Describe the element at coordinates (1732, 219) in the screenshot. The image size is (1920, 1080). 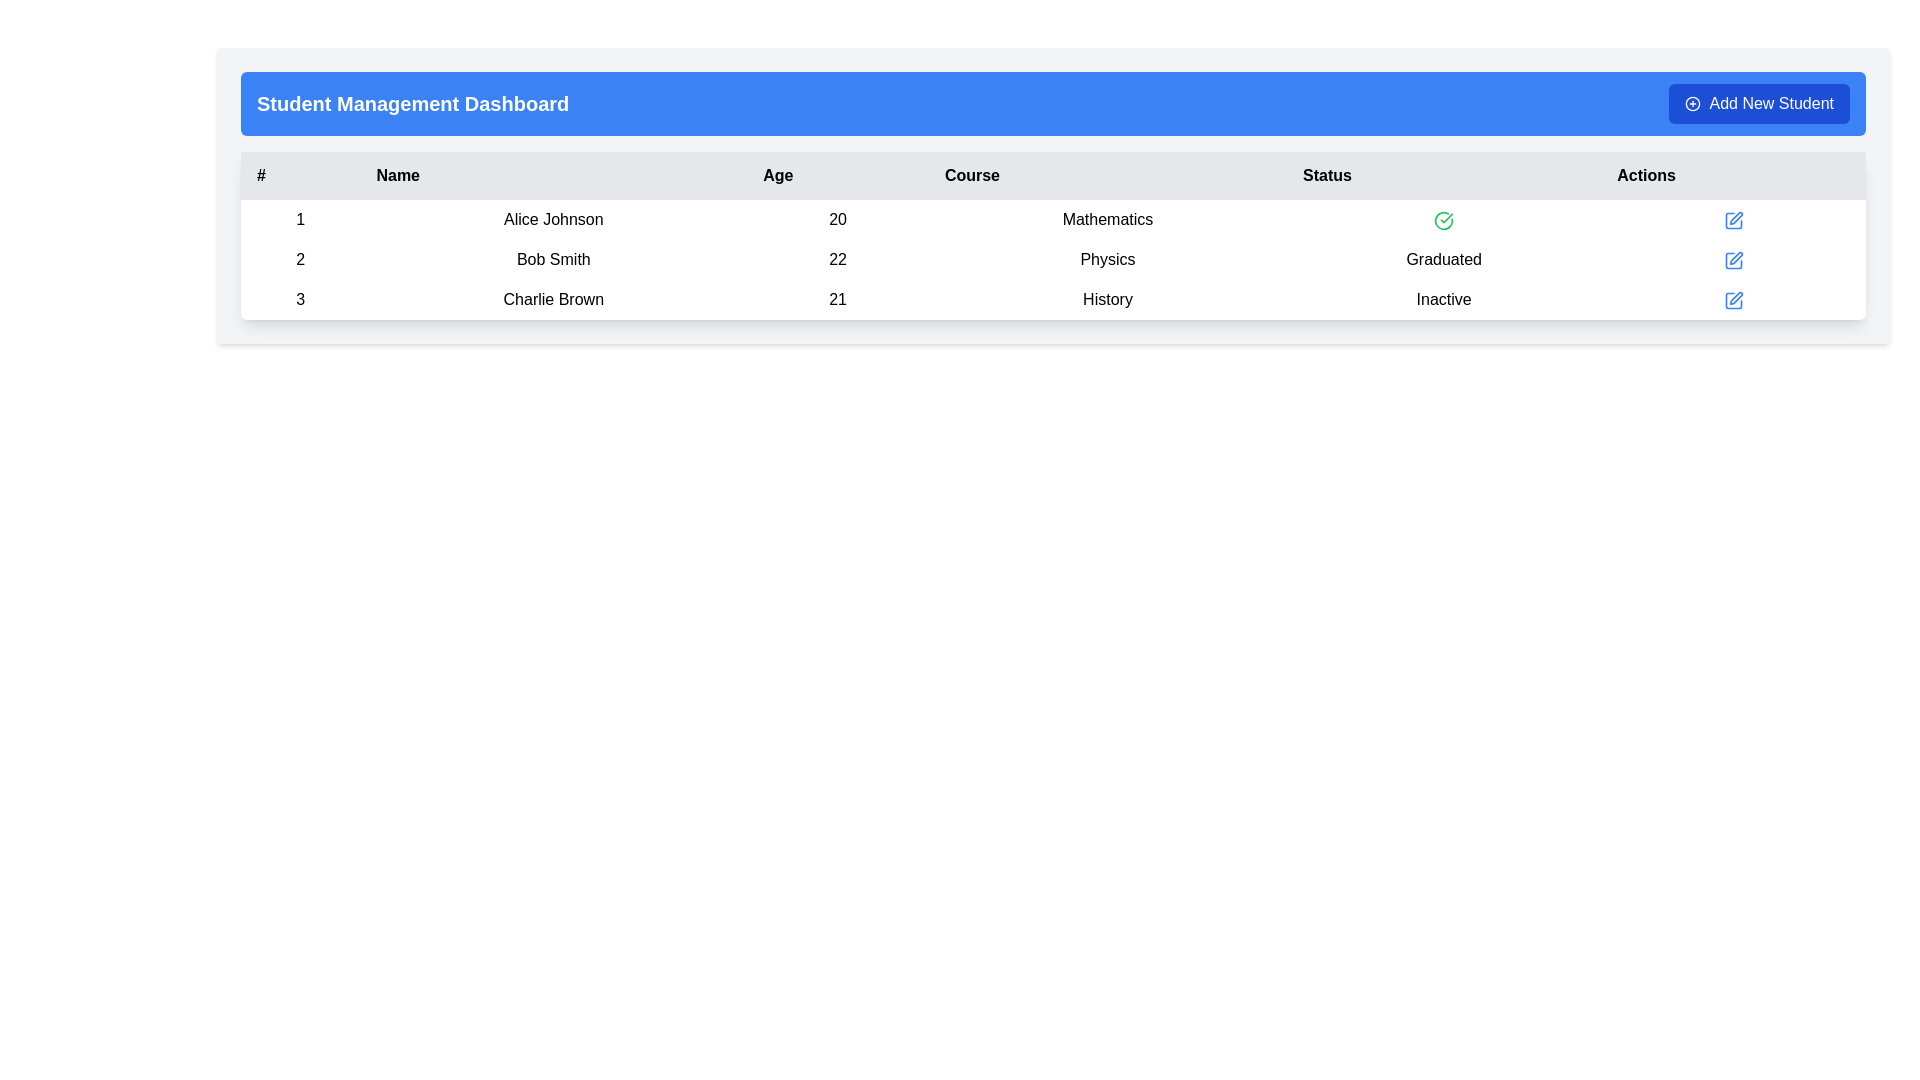
I see `the clickable icon button resembling a pen in the Actions column of the row for student 'Alice Johnson' for keyboard navigation` at that location.